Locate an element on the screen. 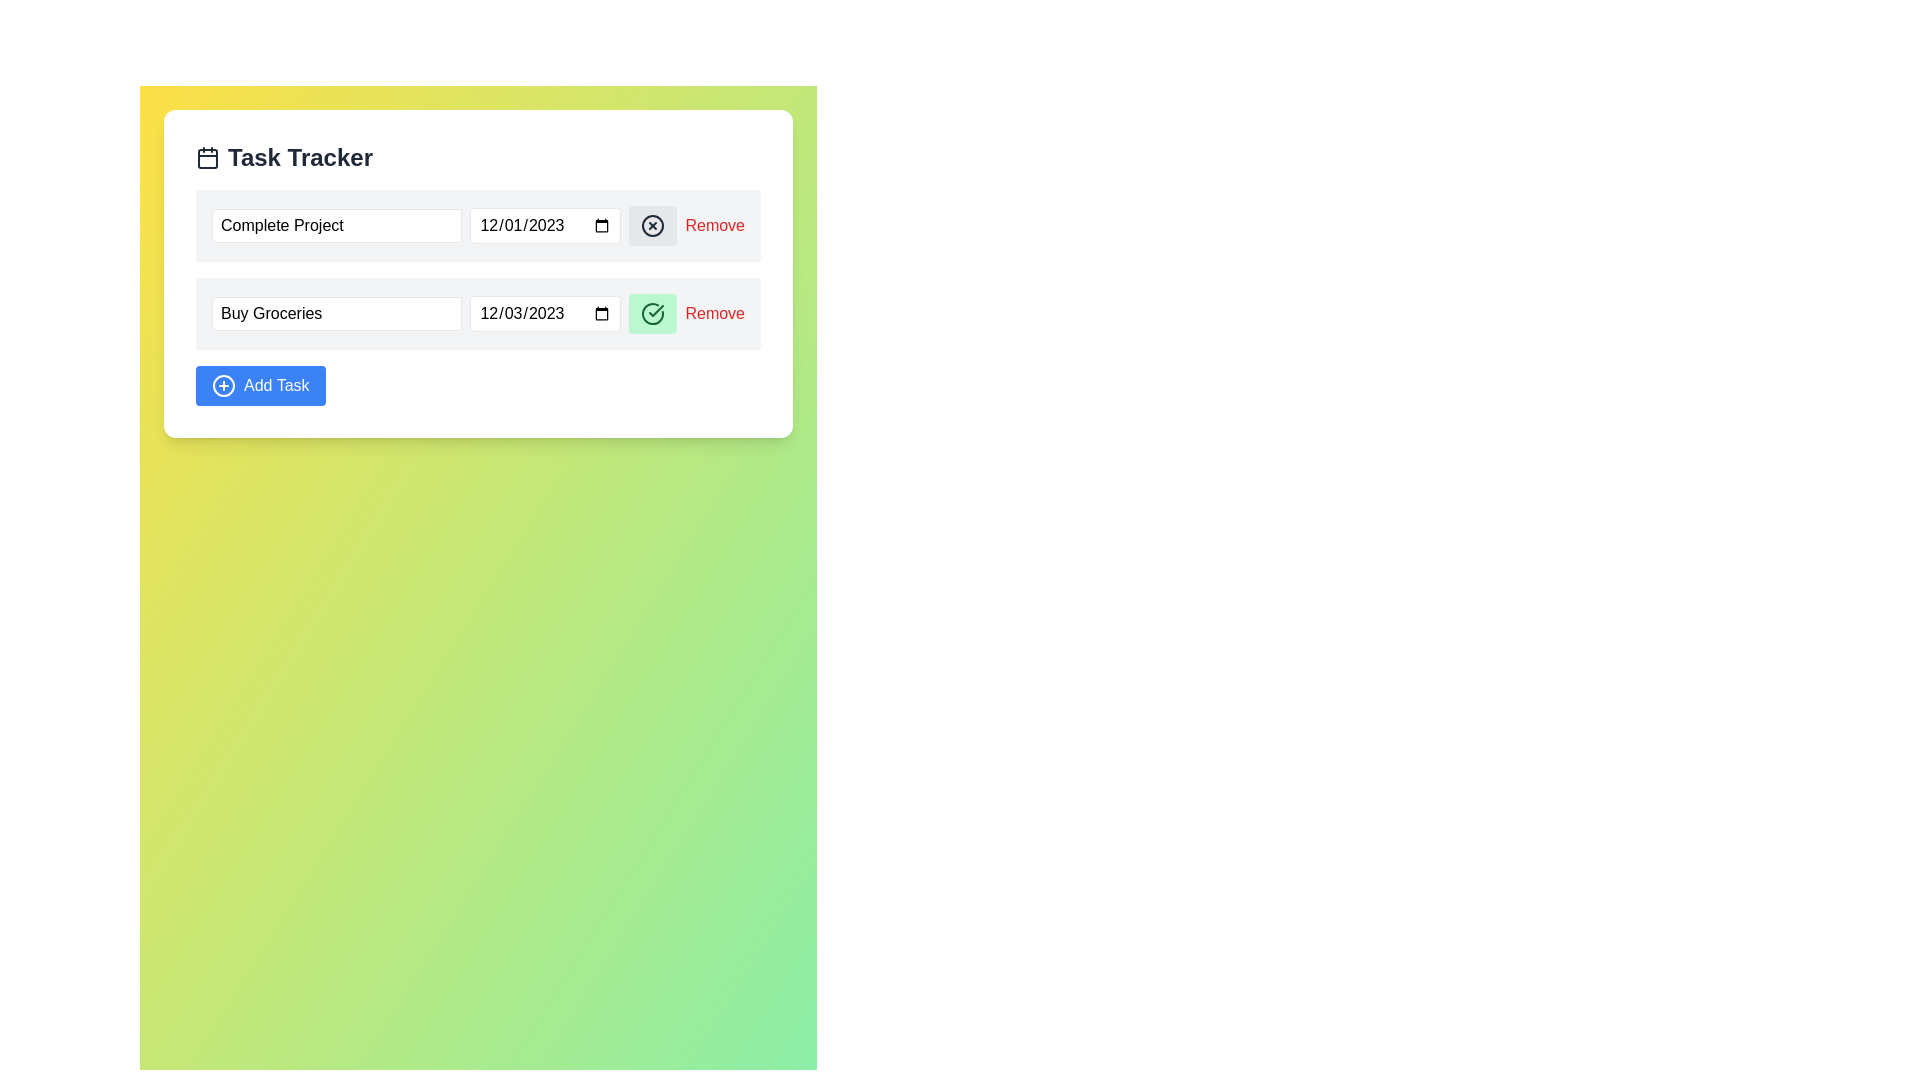 The image size is (1920, 1080). the calendar icon located in the top-left region of the 'Task Tracker' title section, positioned before the text 'Task Tracker' is located at coordinates (207, 157).